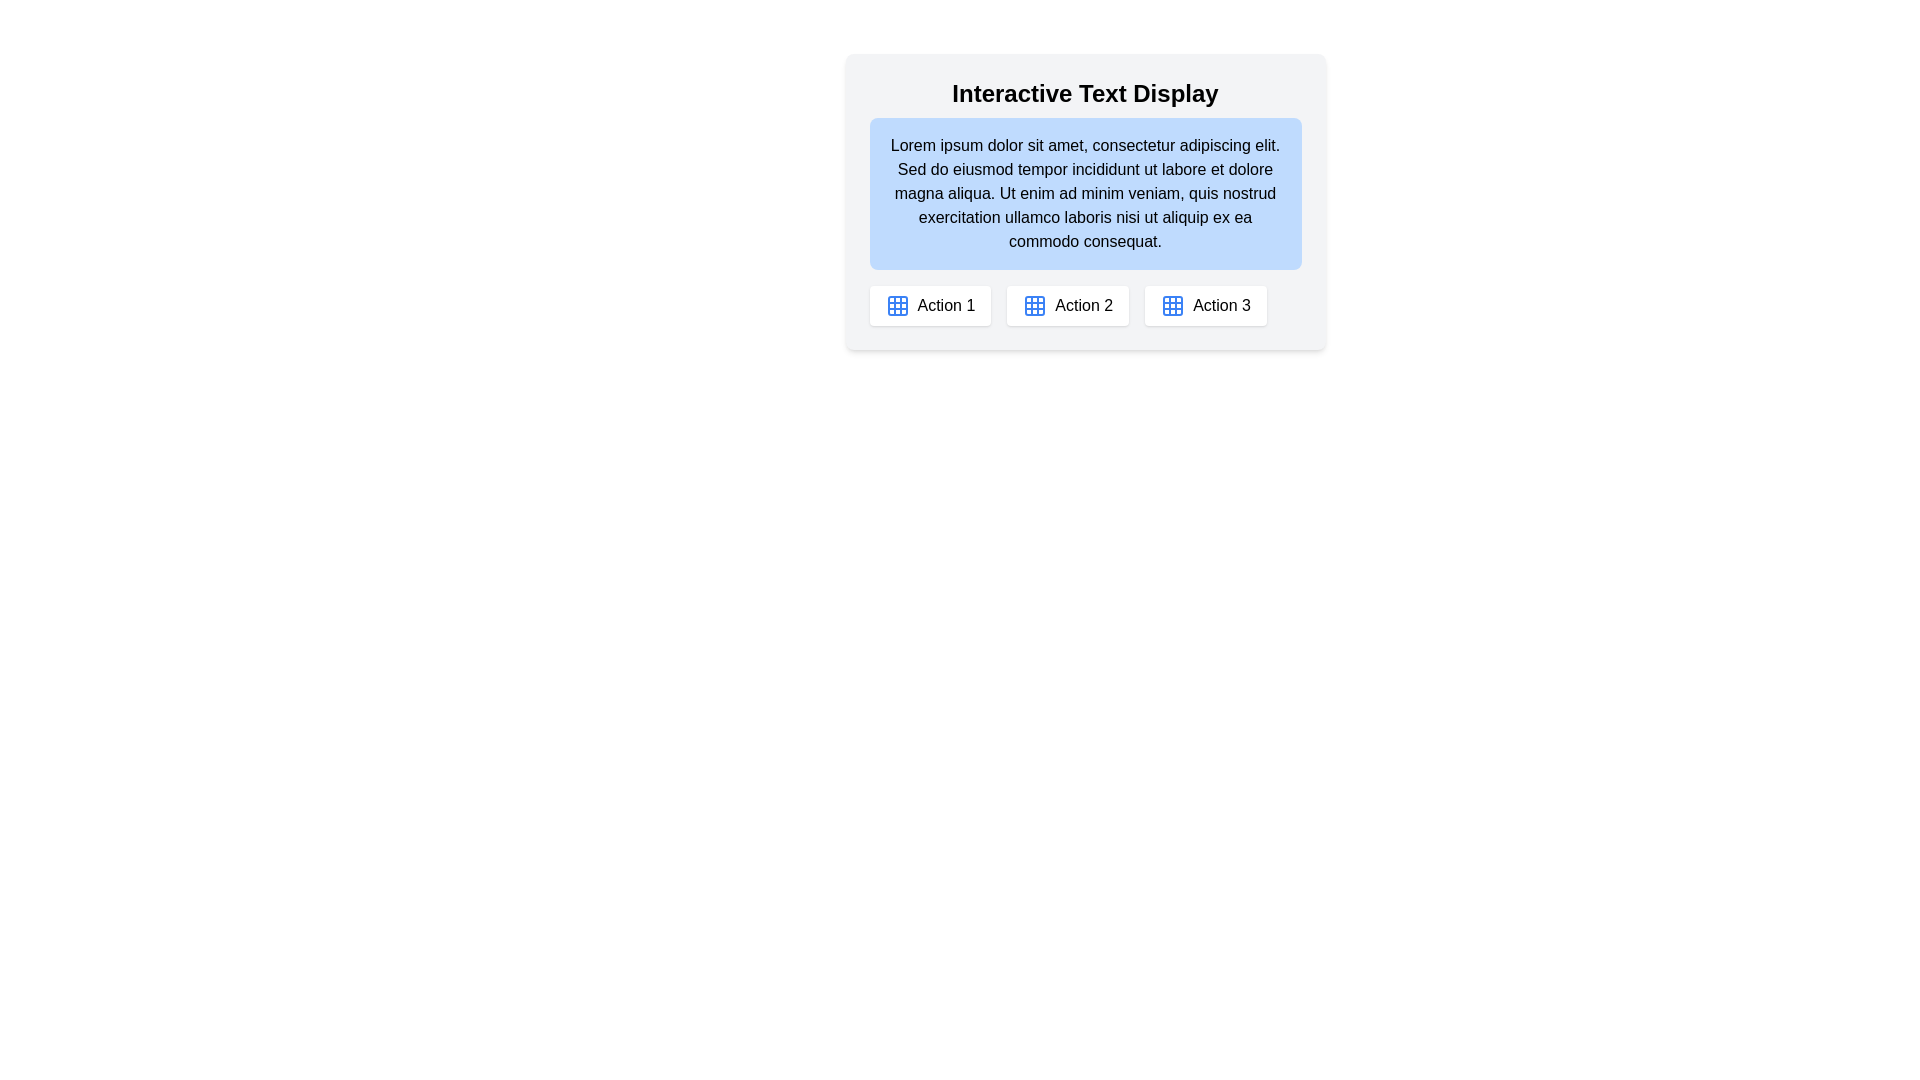 The height and width of the screenshot is (1080, 1920). What do you see at coordinates (896, 305) in the screenshot?
I see `the decorative square with rounded corners, styled with a blue border and white interior, located in the center of a grid layout within the SVG element` at bounding box center [896, 305].